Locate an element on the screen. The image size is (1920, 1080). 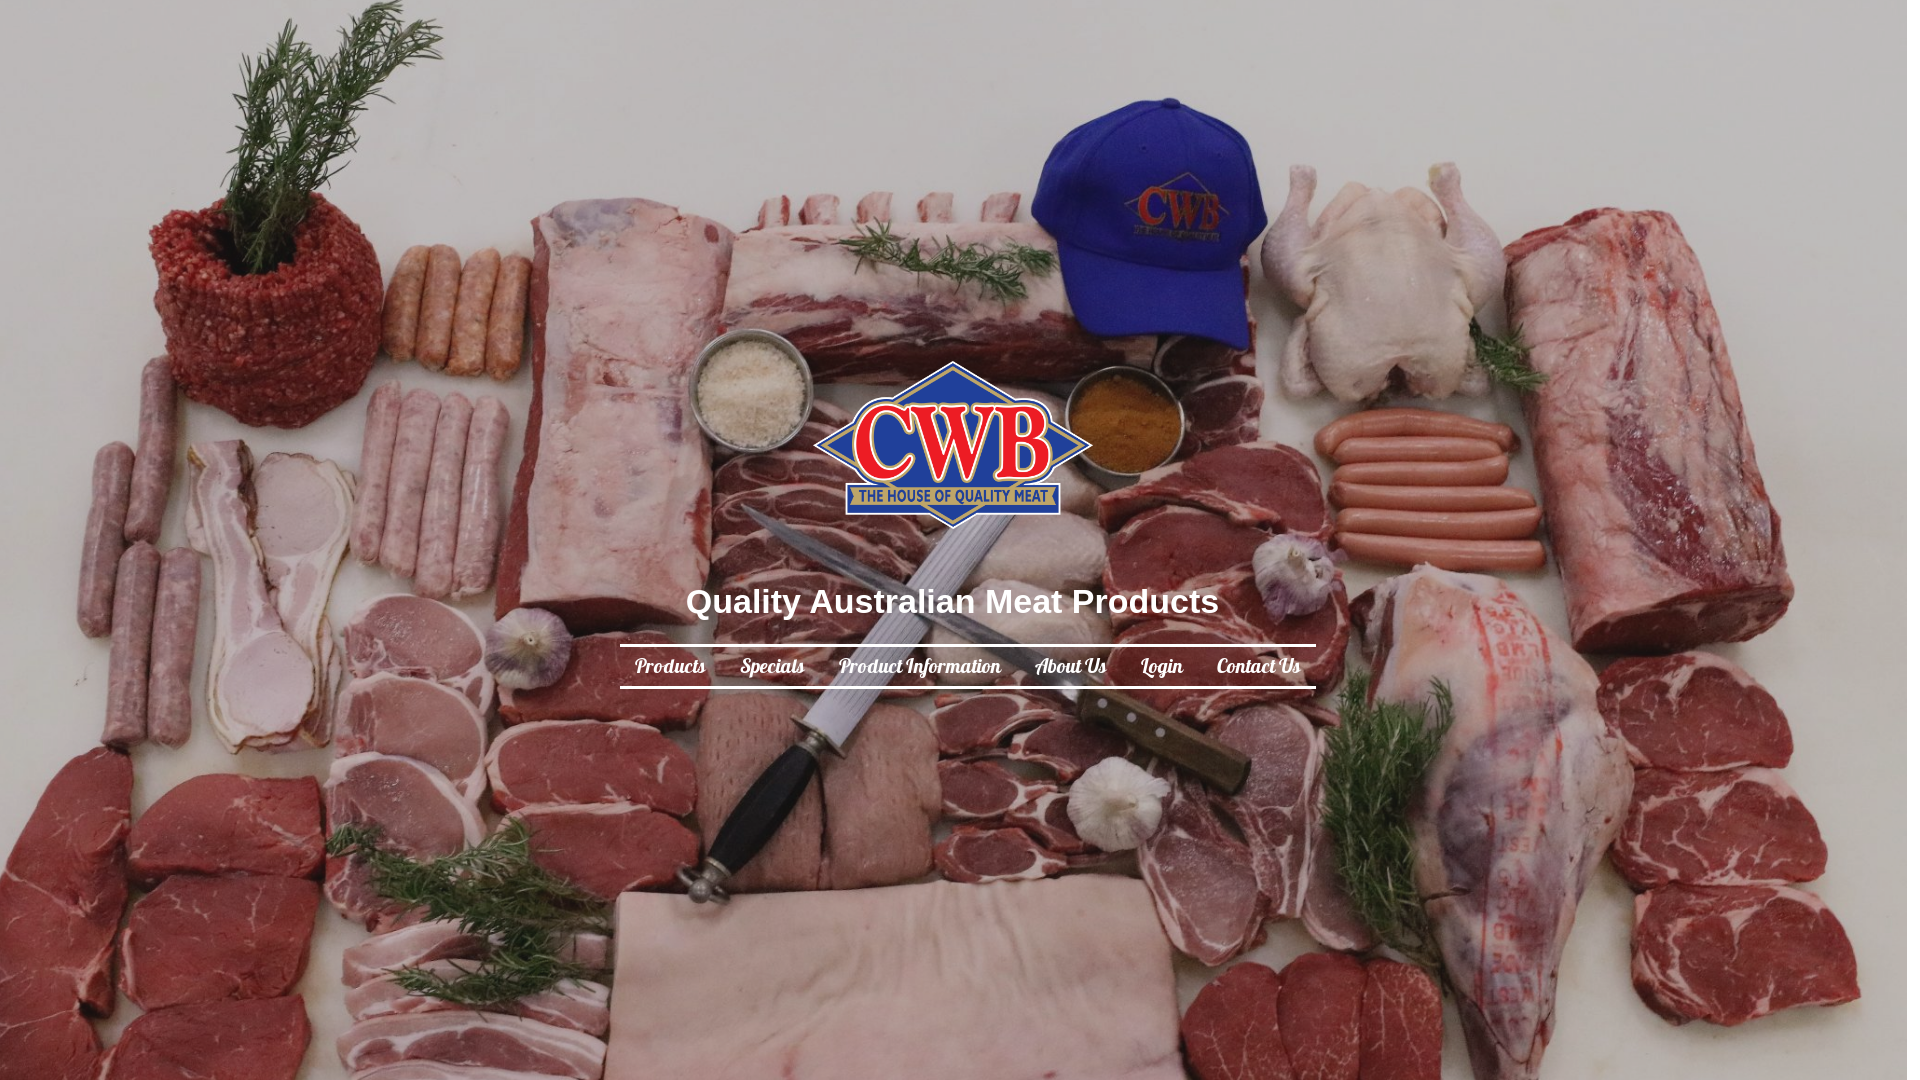
'Login' is located at coordinates (1161, 668).